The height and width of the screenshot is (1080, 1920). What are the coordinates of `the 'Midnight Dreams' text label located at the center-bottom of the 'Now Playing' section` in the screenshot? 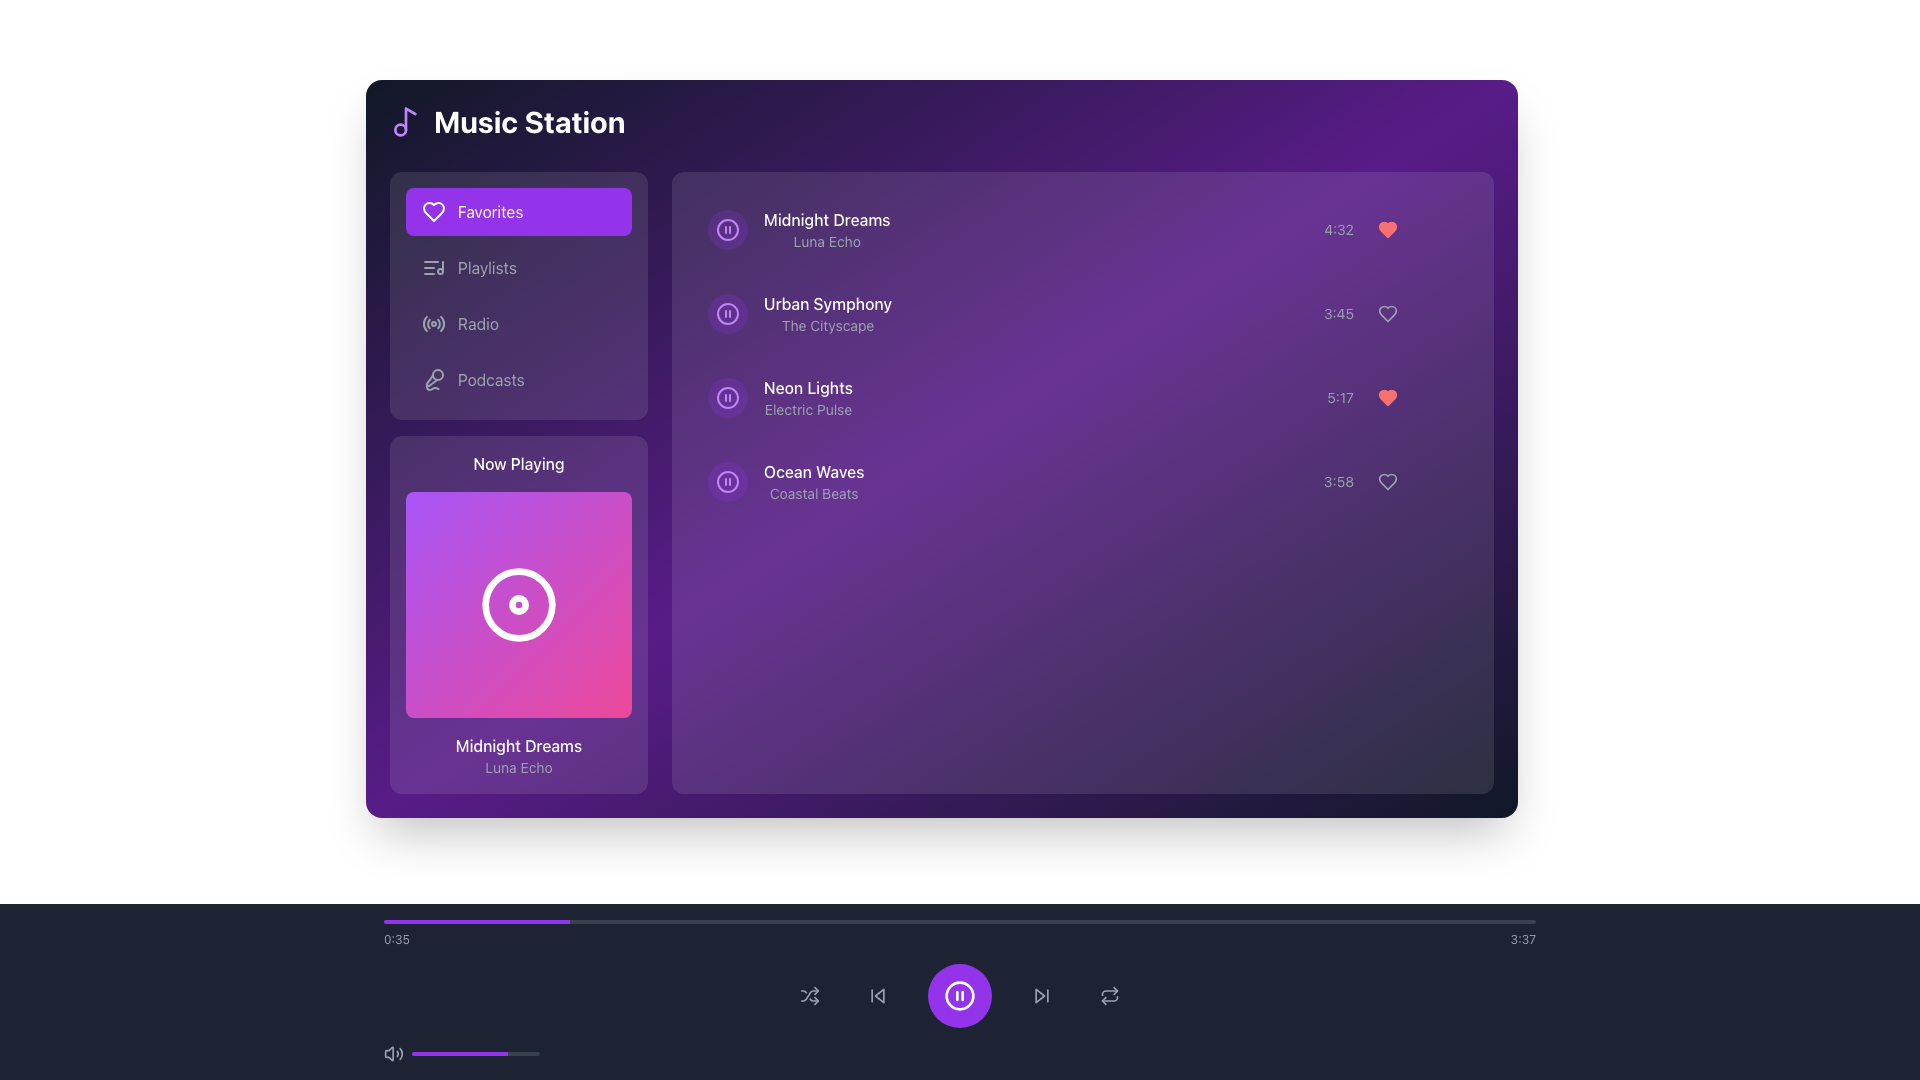 It's located at (518, 745).